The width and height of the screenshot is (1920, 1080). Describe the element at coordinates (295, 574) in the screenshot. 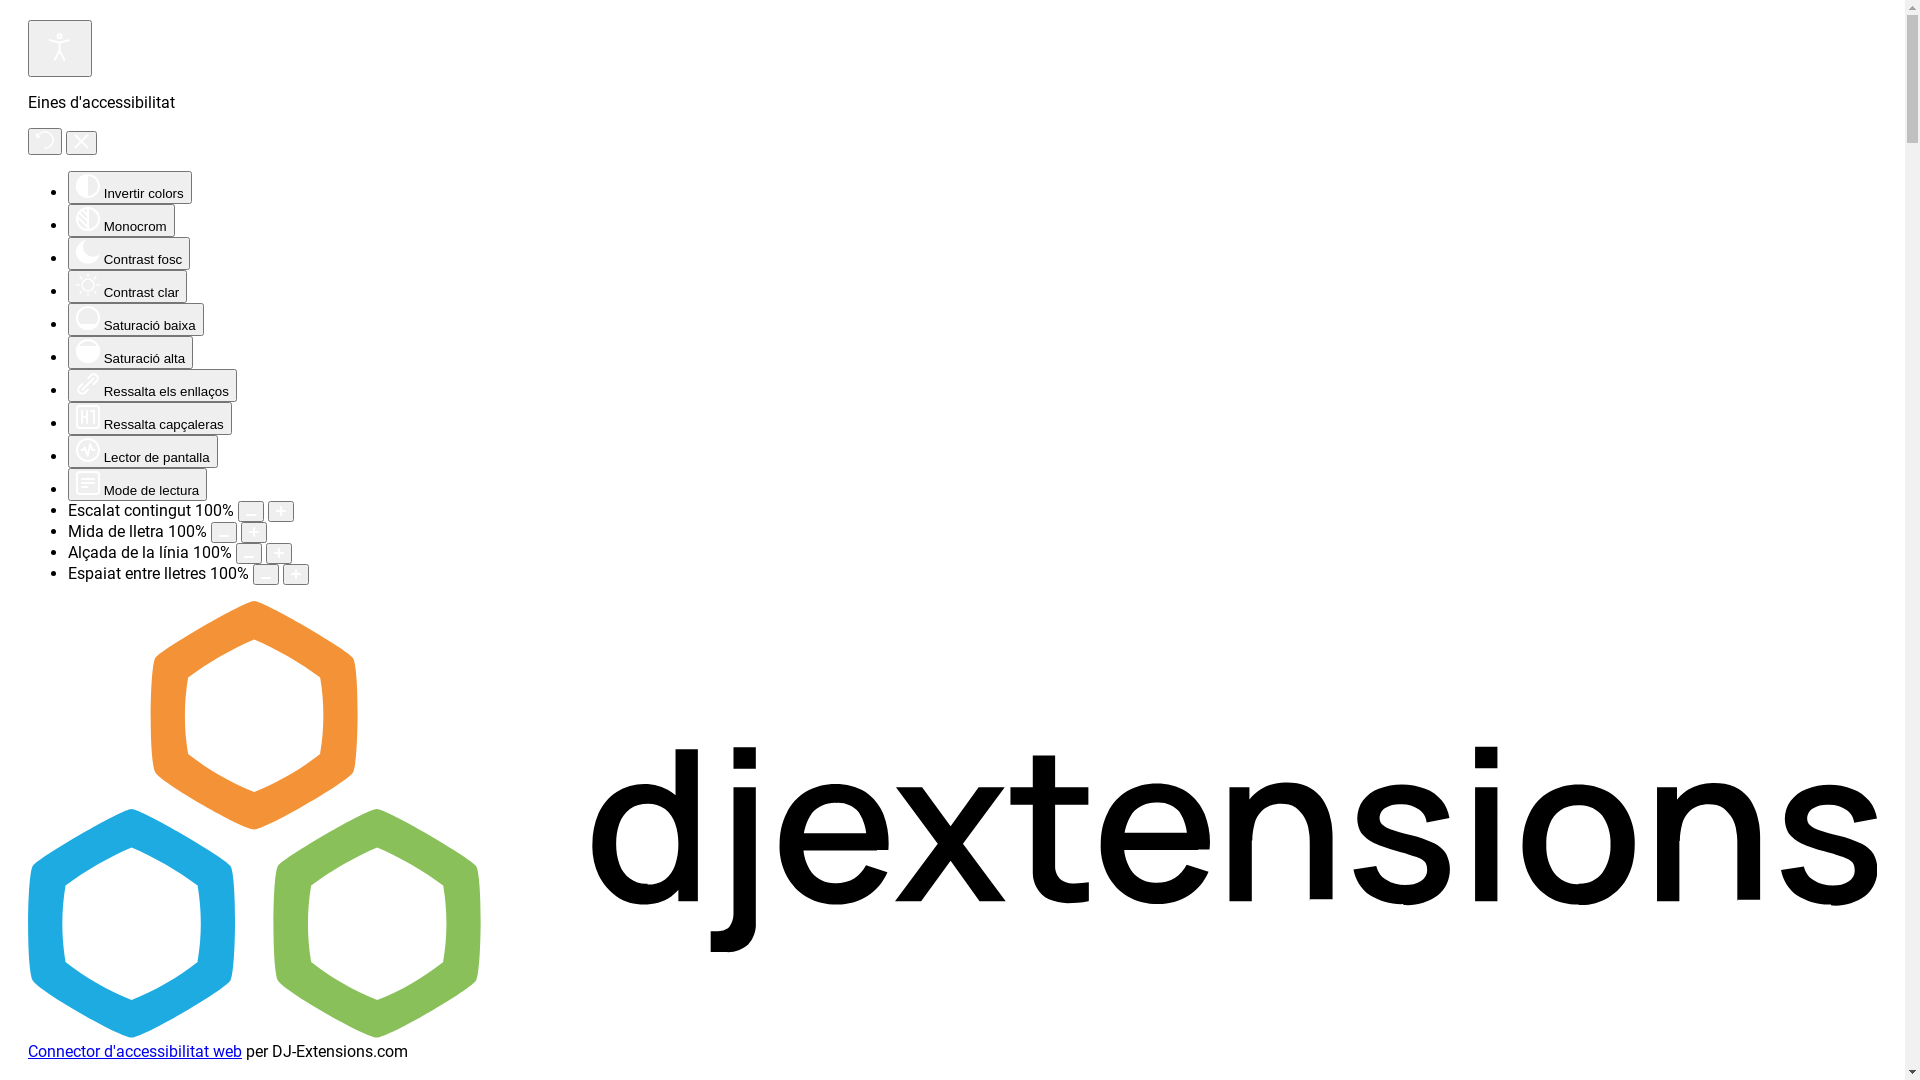

I see `'Augmenta l'espai entre lletres'` at that location.